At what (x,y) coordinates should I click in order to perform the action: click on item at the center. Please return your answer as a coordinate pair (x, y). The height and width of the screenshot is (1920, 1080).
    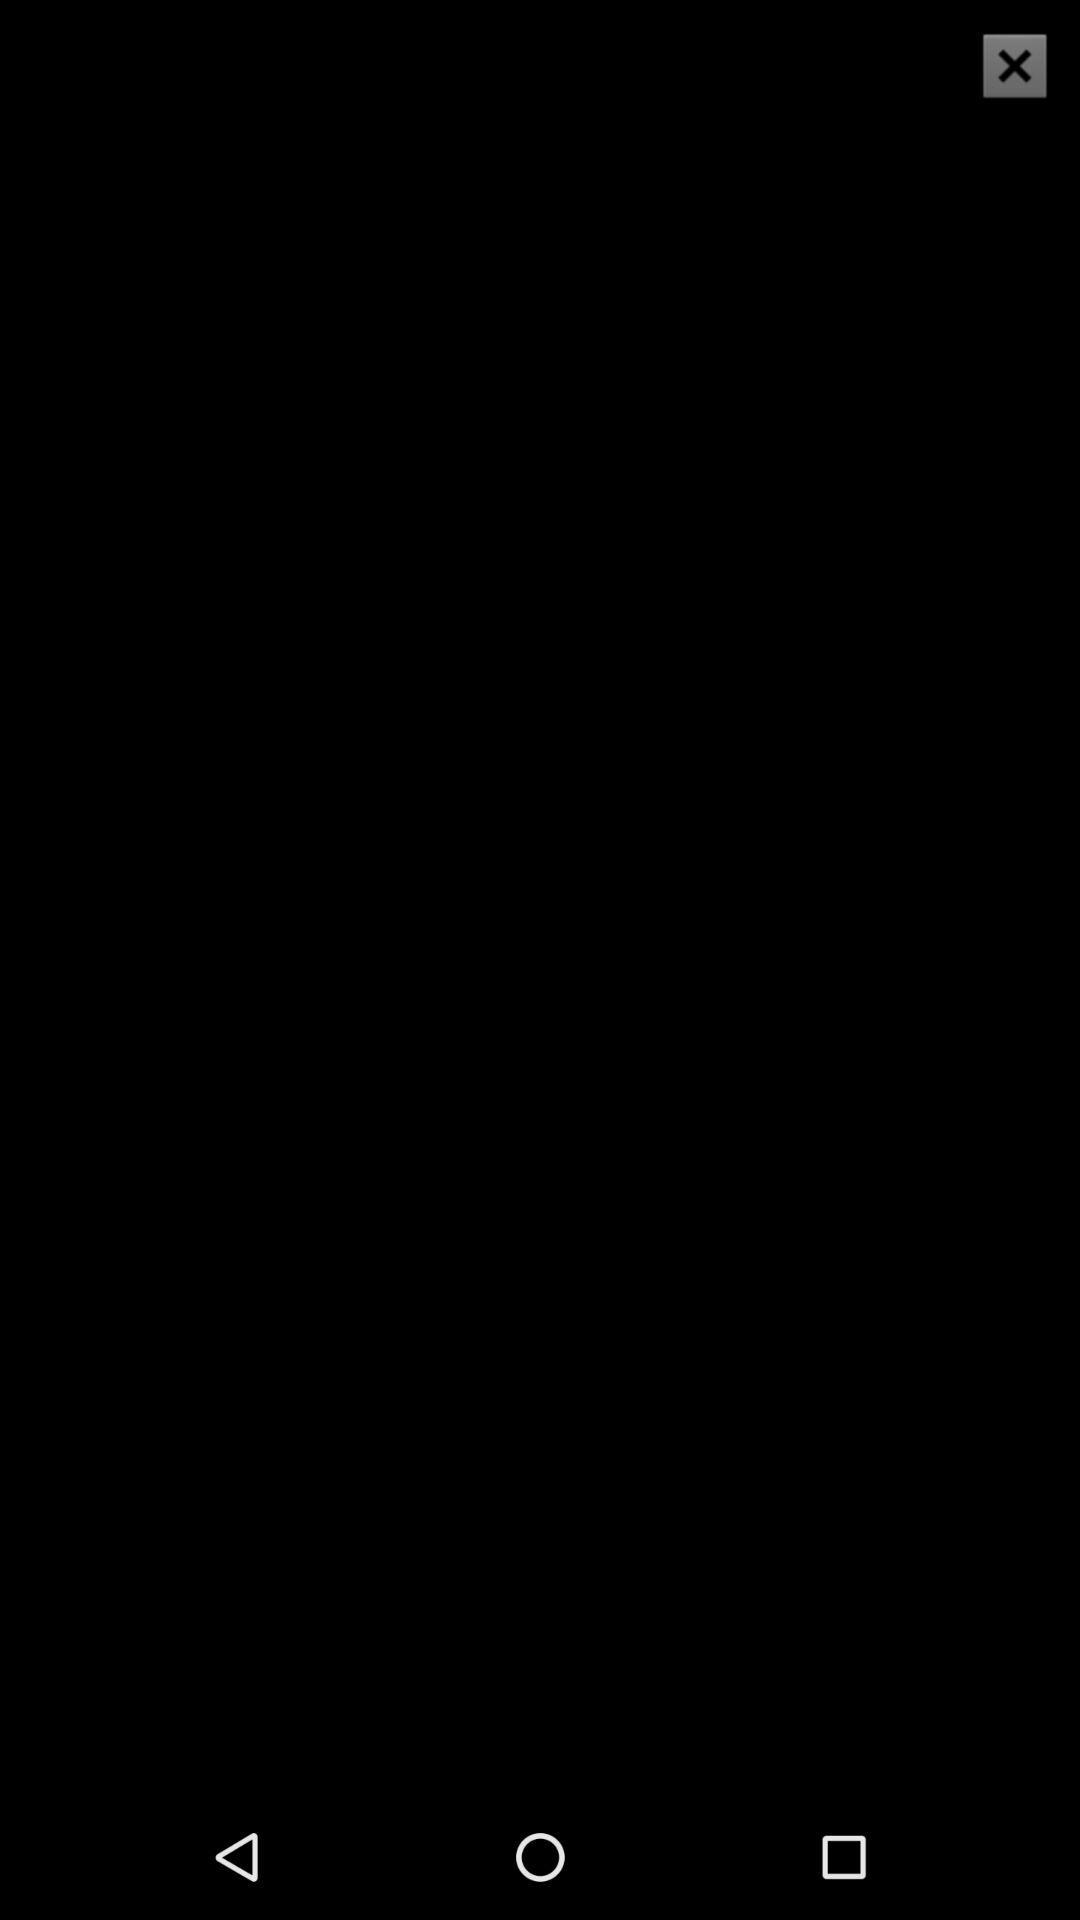
    Looking at the image, I should click on (540, 896).